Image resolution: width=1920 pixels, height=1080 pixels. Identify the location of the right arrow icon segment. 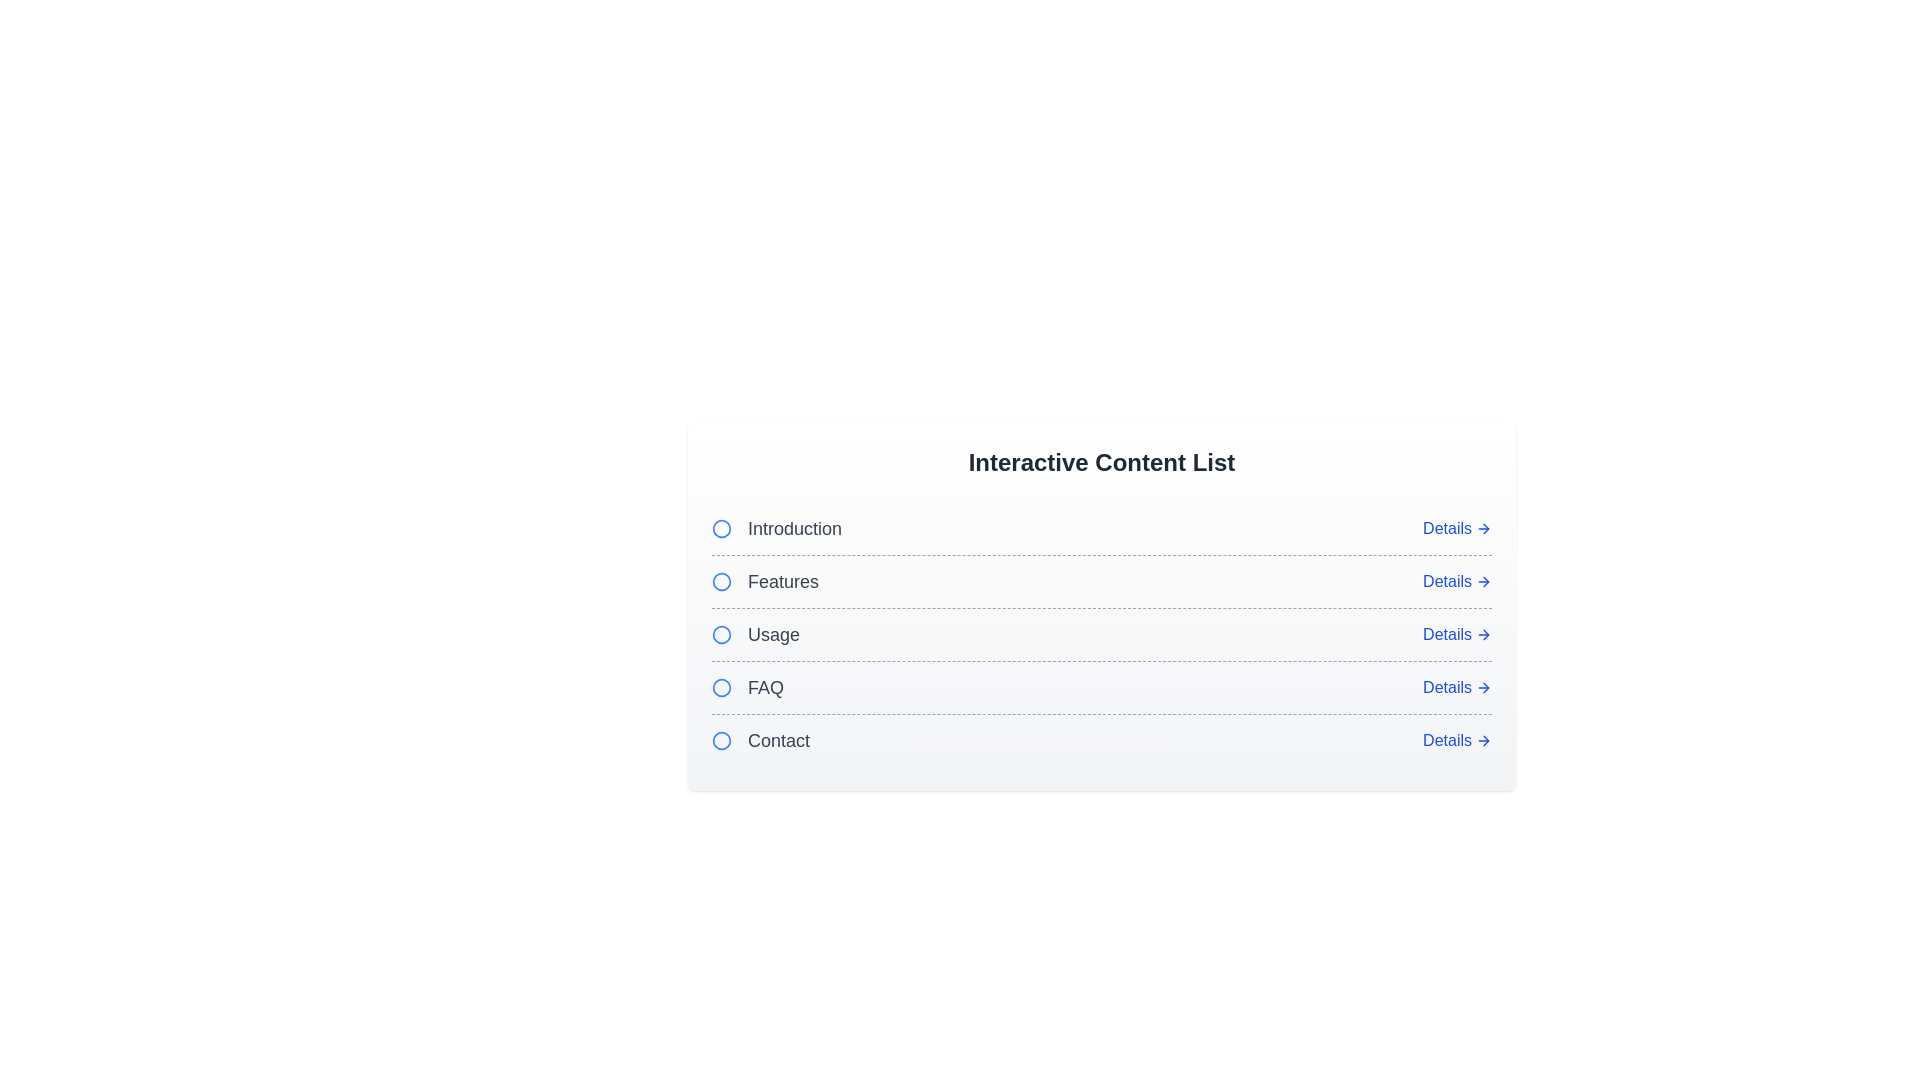
(1486, 740).